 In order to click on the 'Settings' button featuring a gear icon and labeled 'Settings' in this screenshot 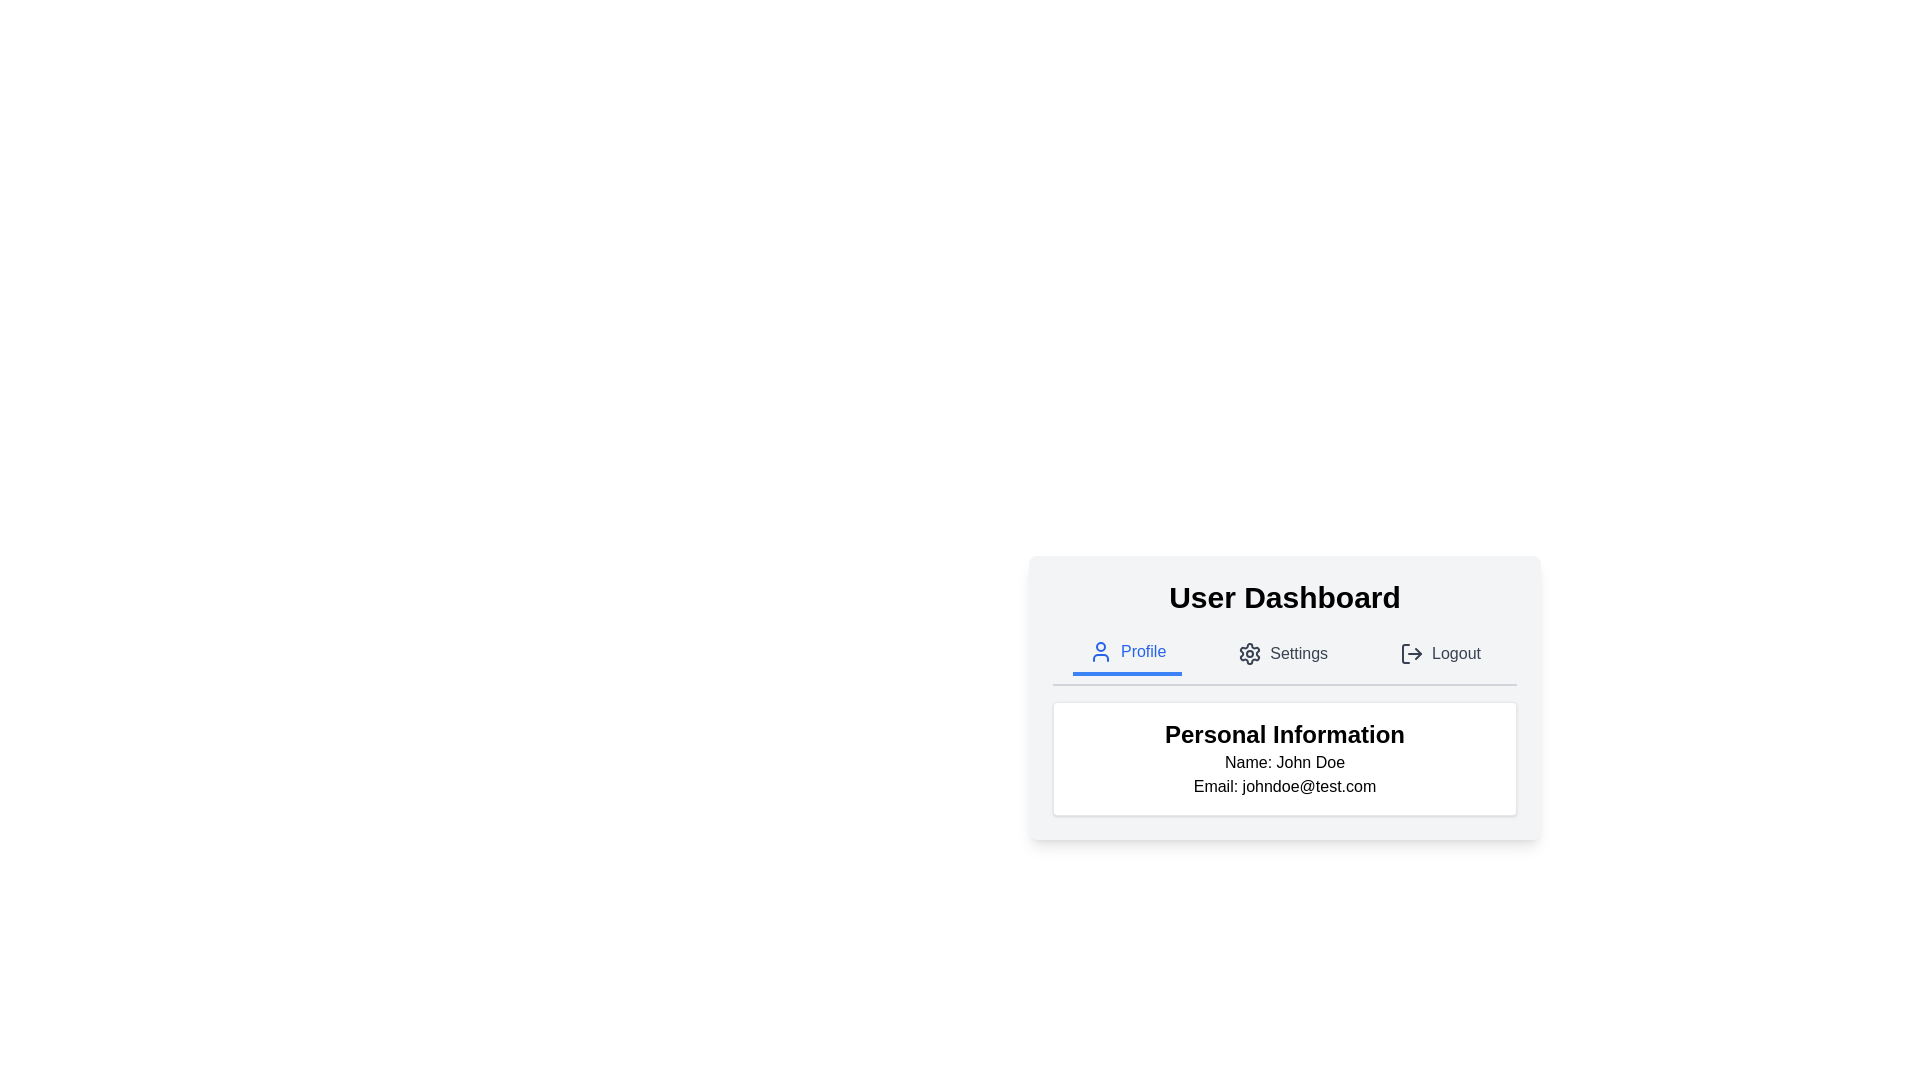, I will do `click(1283, 654)`.